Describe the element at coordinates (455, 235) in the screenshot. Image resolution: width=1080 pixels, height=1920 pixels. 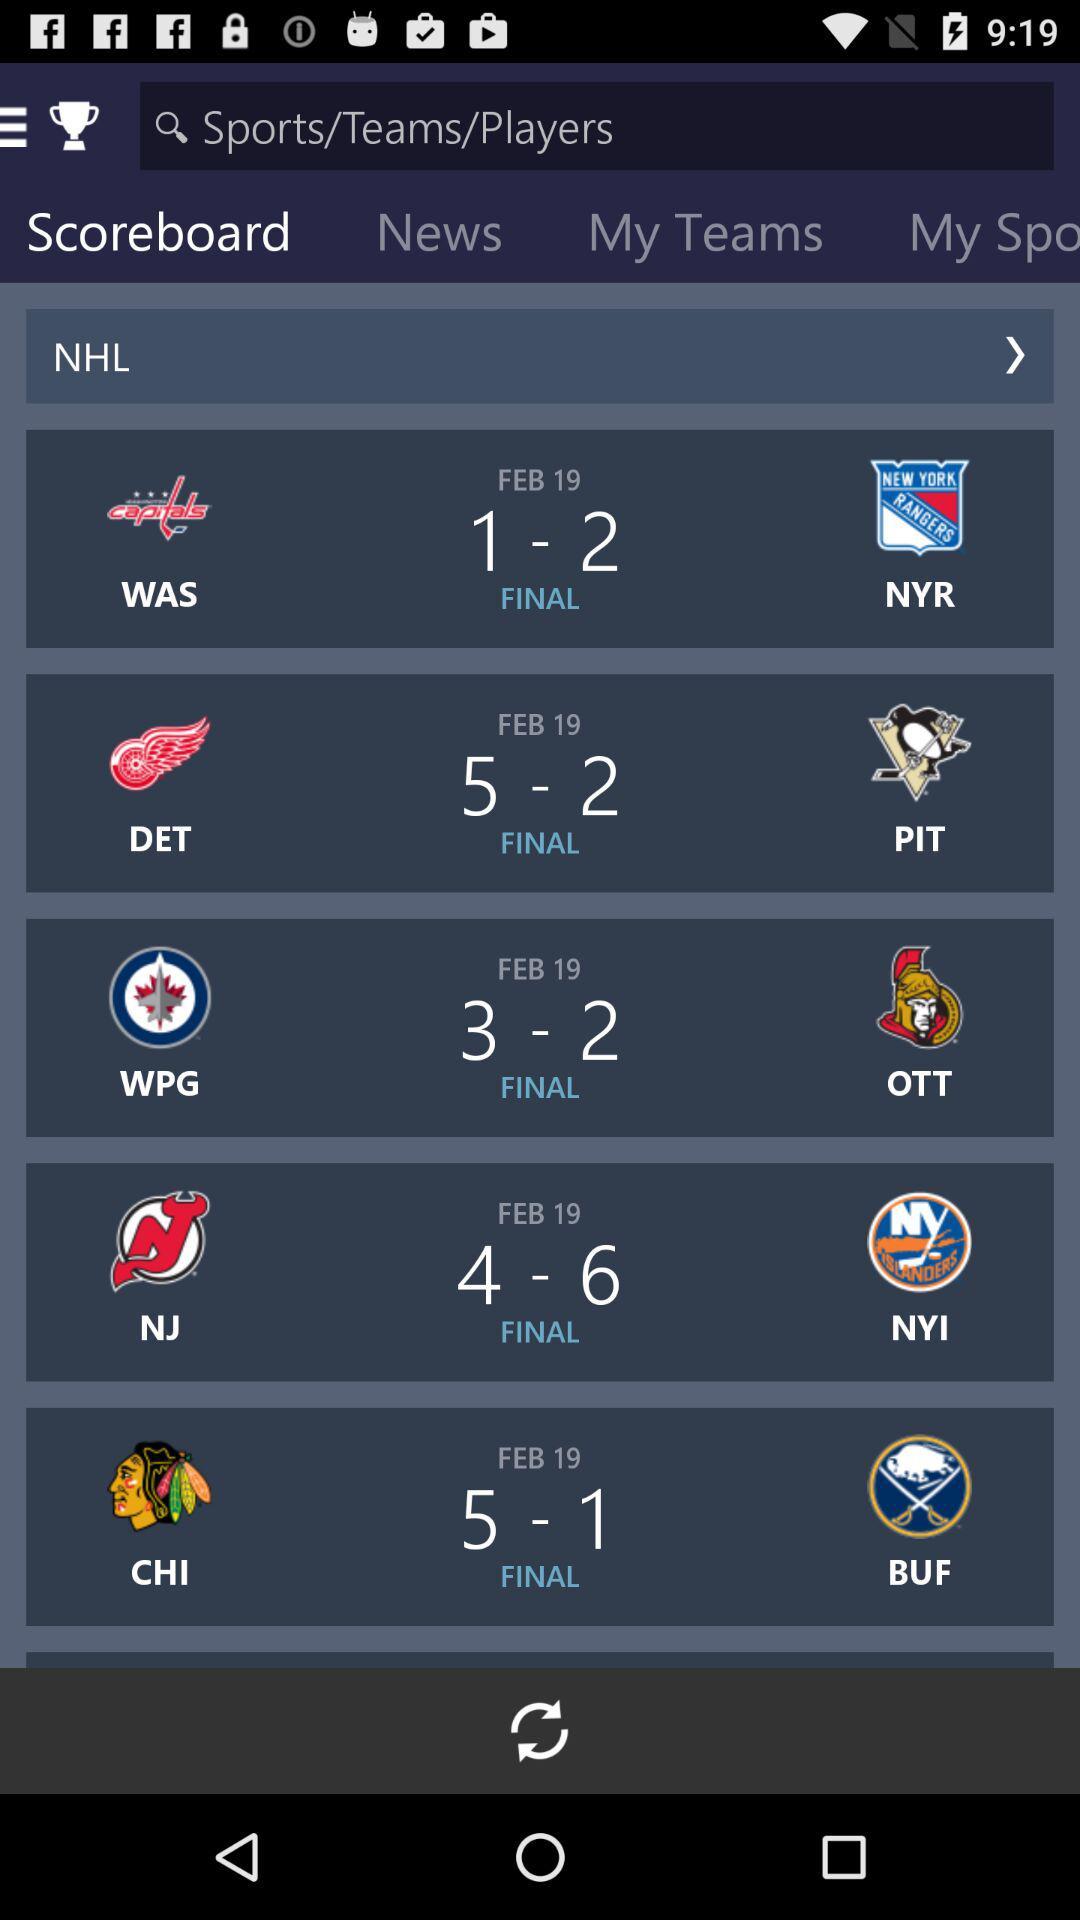
I see `the icon next to the scoreboard icon` at that location.